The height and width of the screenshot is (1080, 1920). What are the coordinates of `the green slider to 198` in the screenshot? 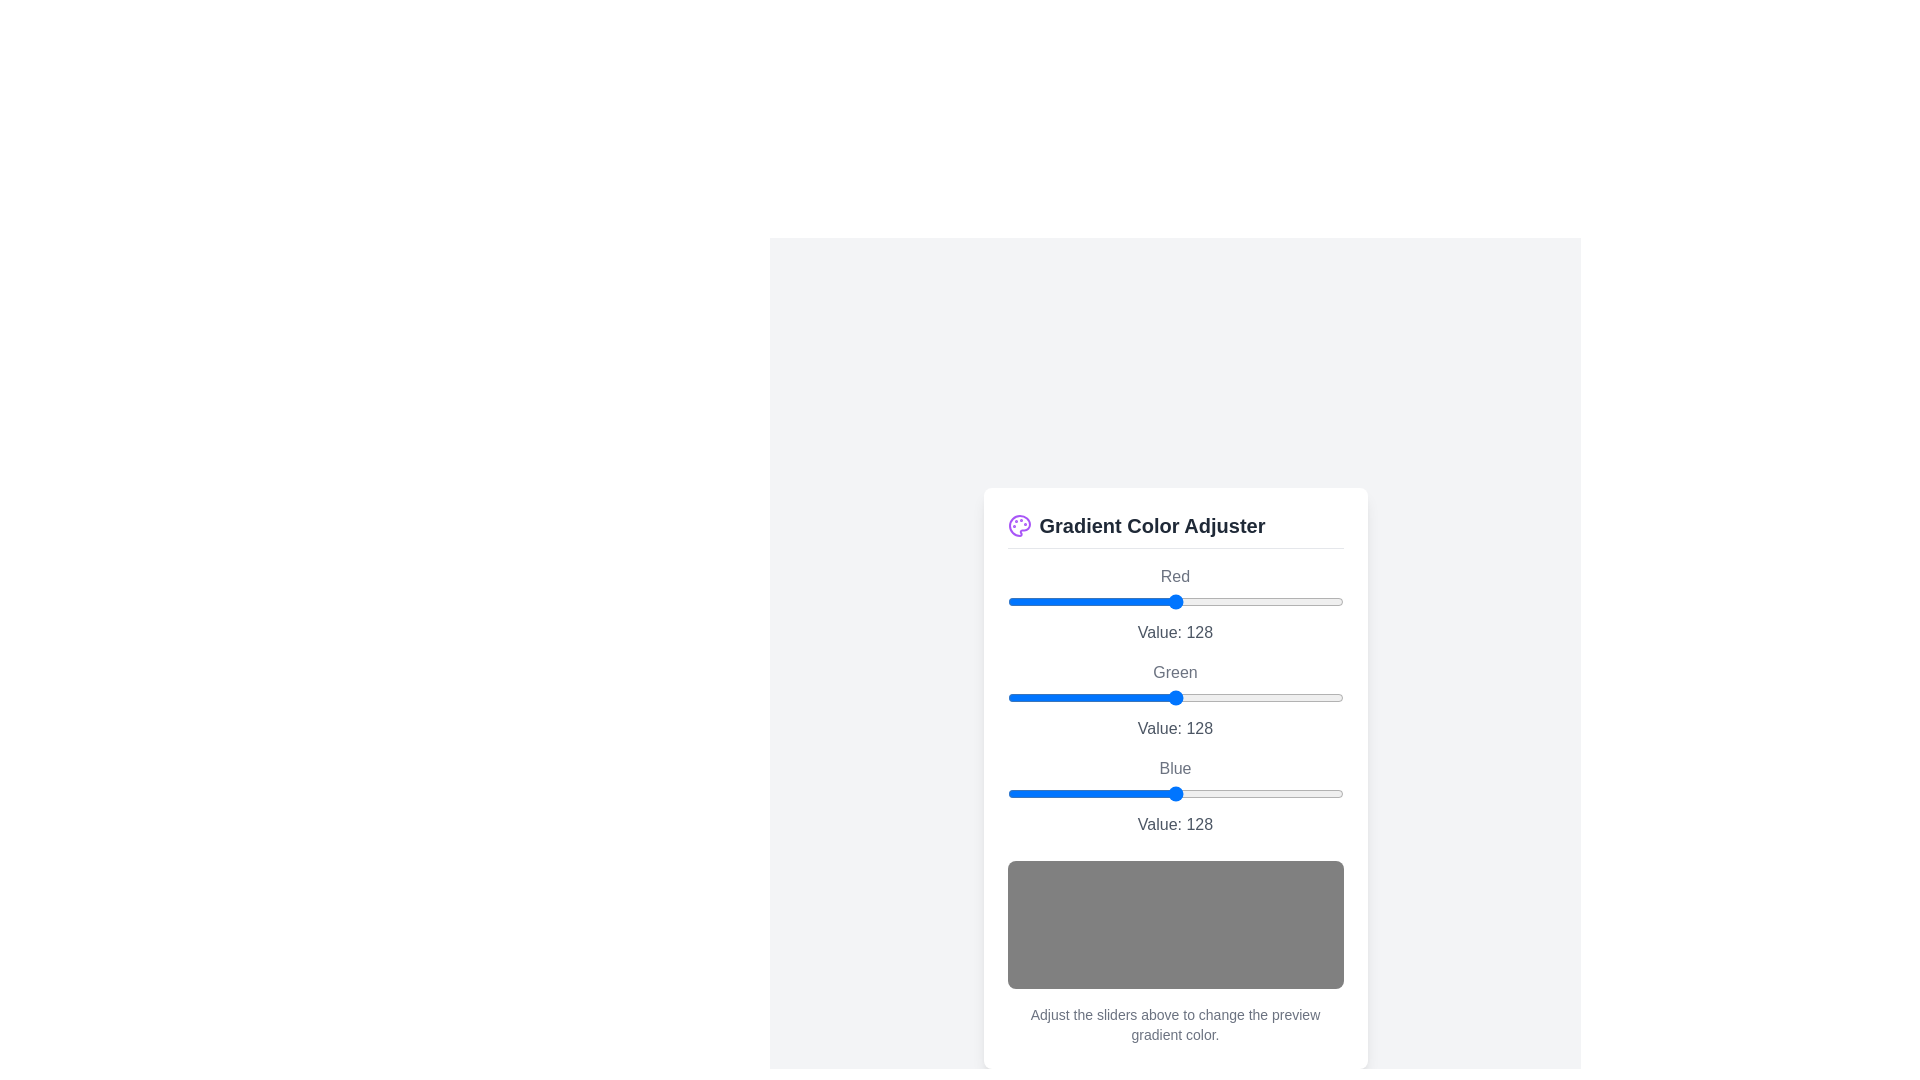 It's located at (1267, 696).